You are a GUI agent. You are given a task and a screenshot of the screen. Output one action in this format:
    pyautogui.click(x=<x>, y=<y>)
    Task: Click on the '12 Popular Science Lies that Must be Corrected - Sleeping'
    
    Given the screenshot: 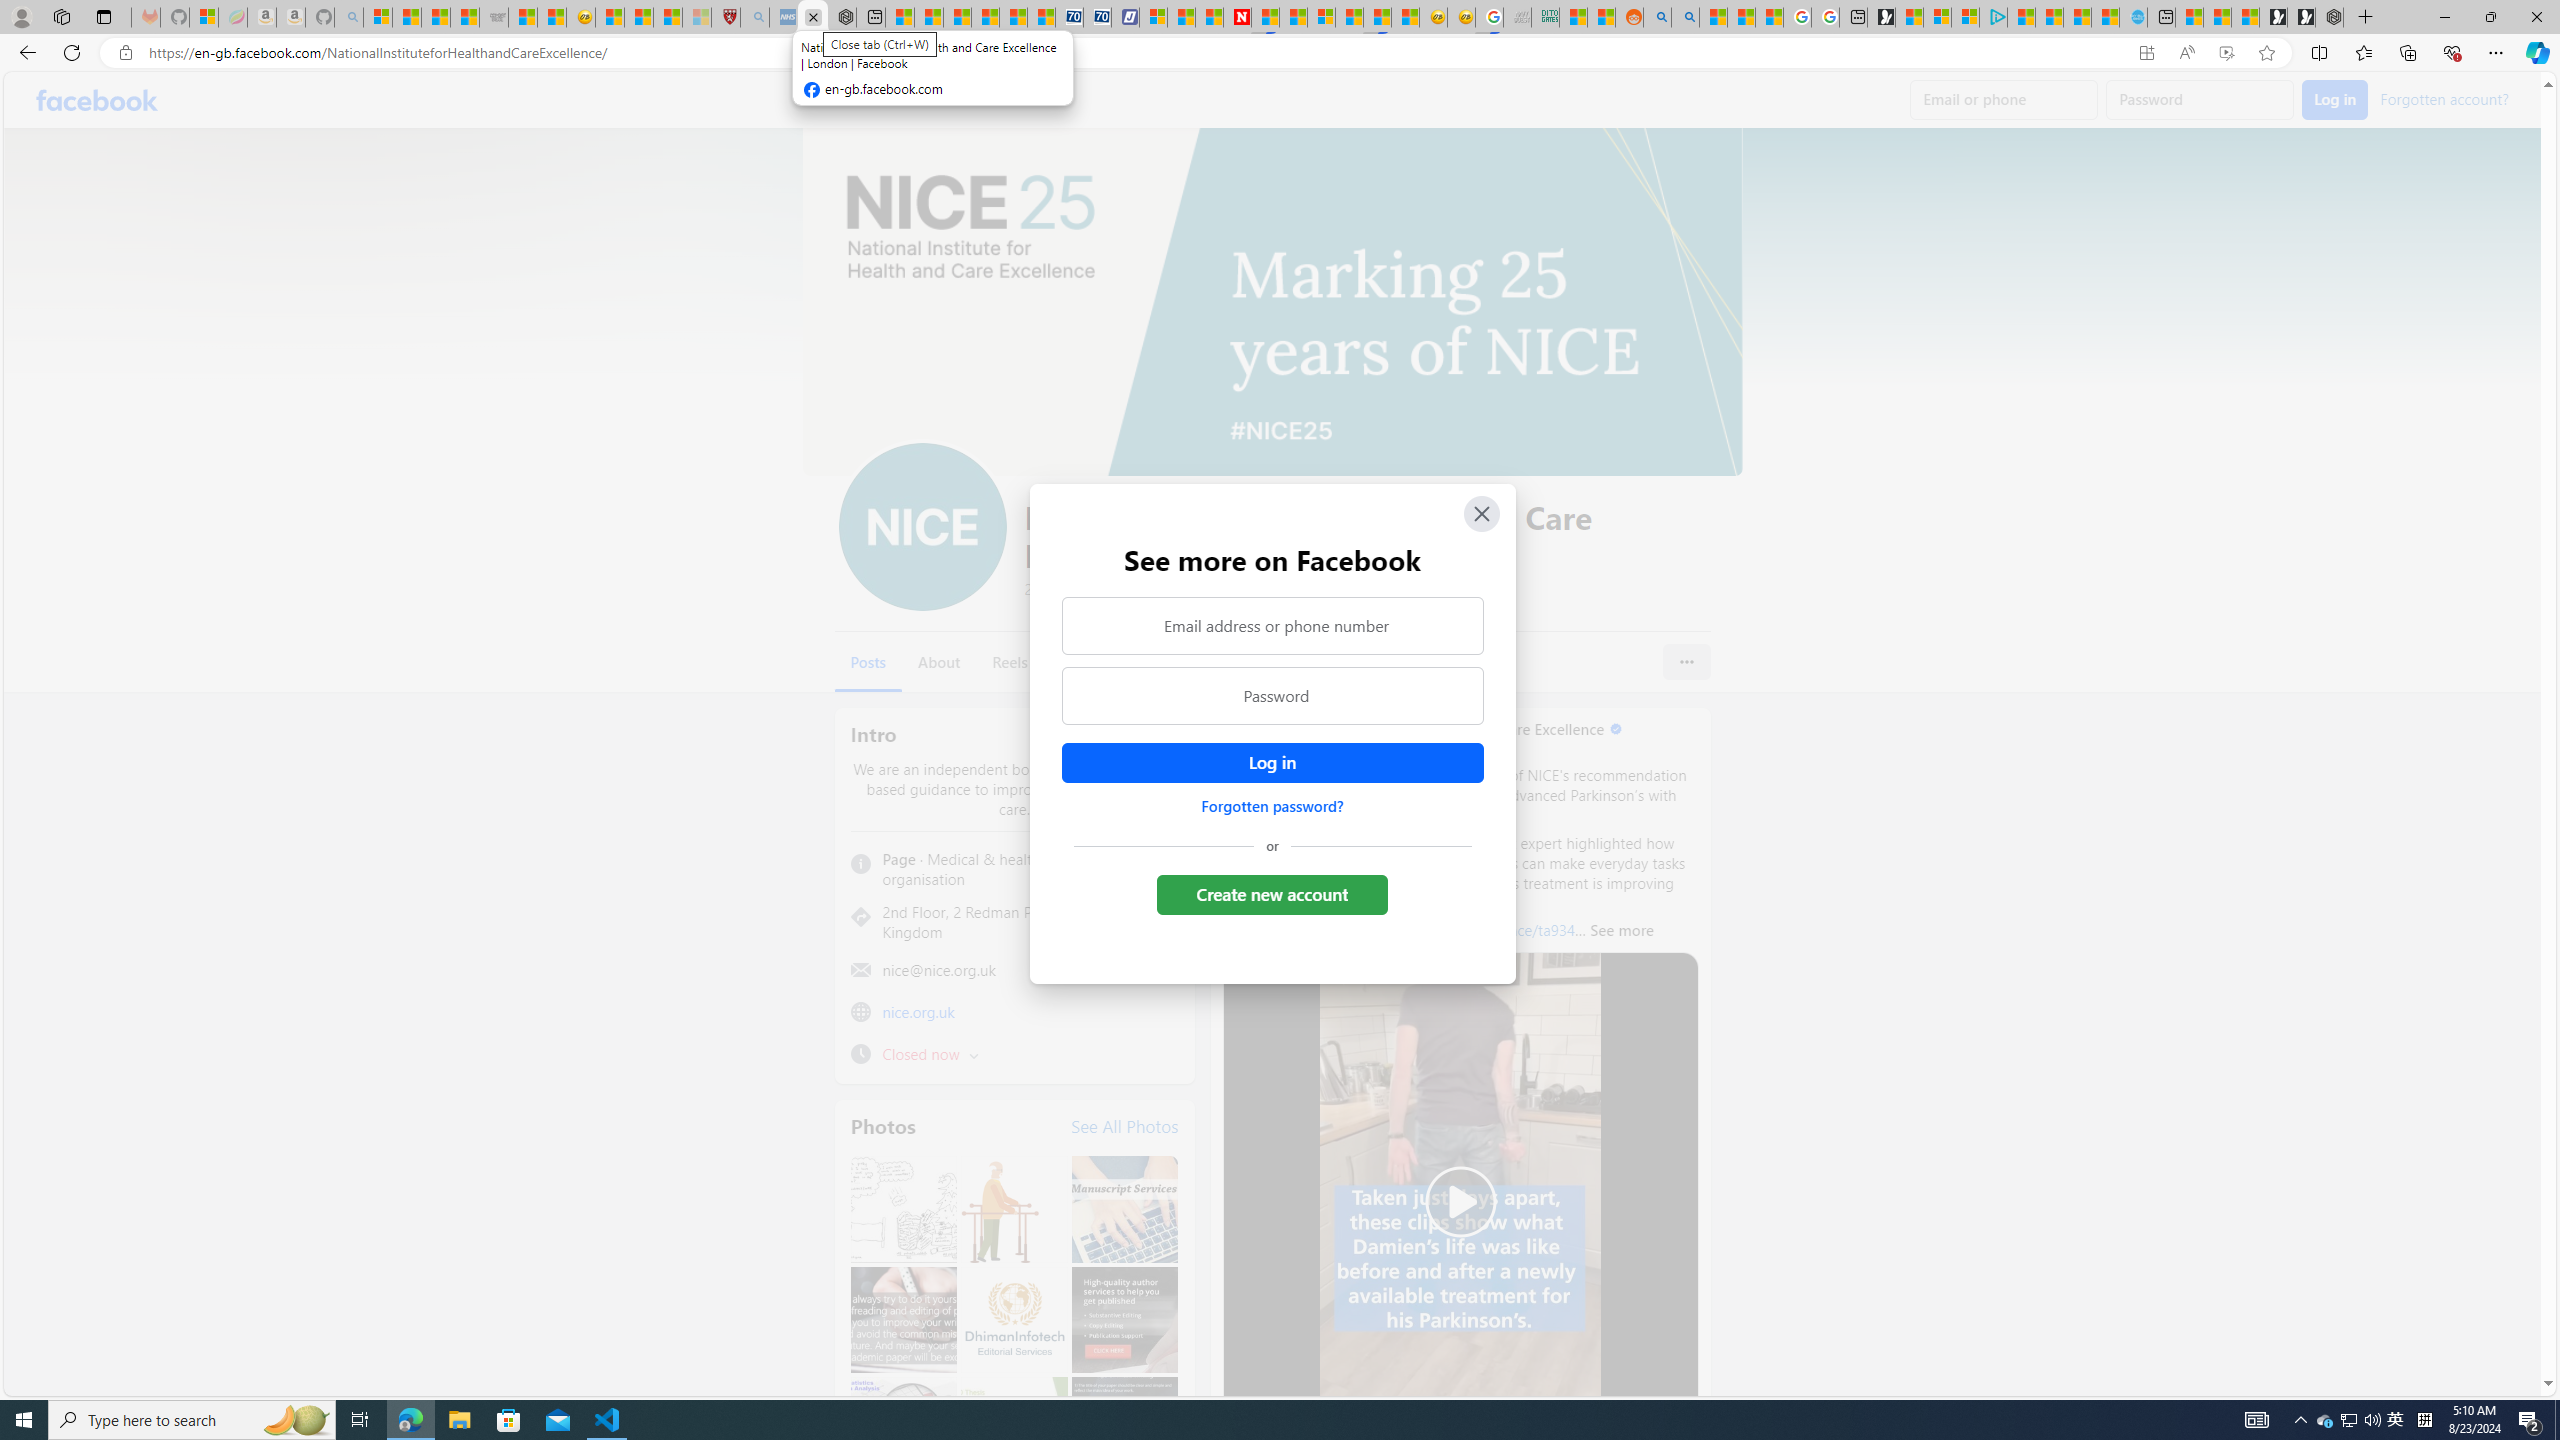 What is the action you would take?
    pyautogui.click(x=696, y=16)
    